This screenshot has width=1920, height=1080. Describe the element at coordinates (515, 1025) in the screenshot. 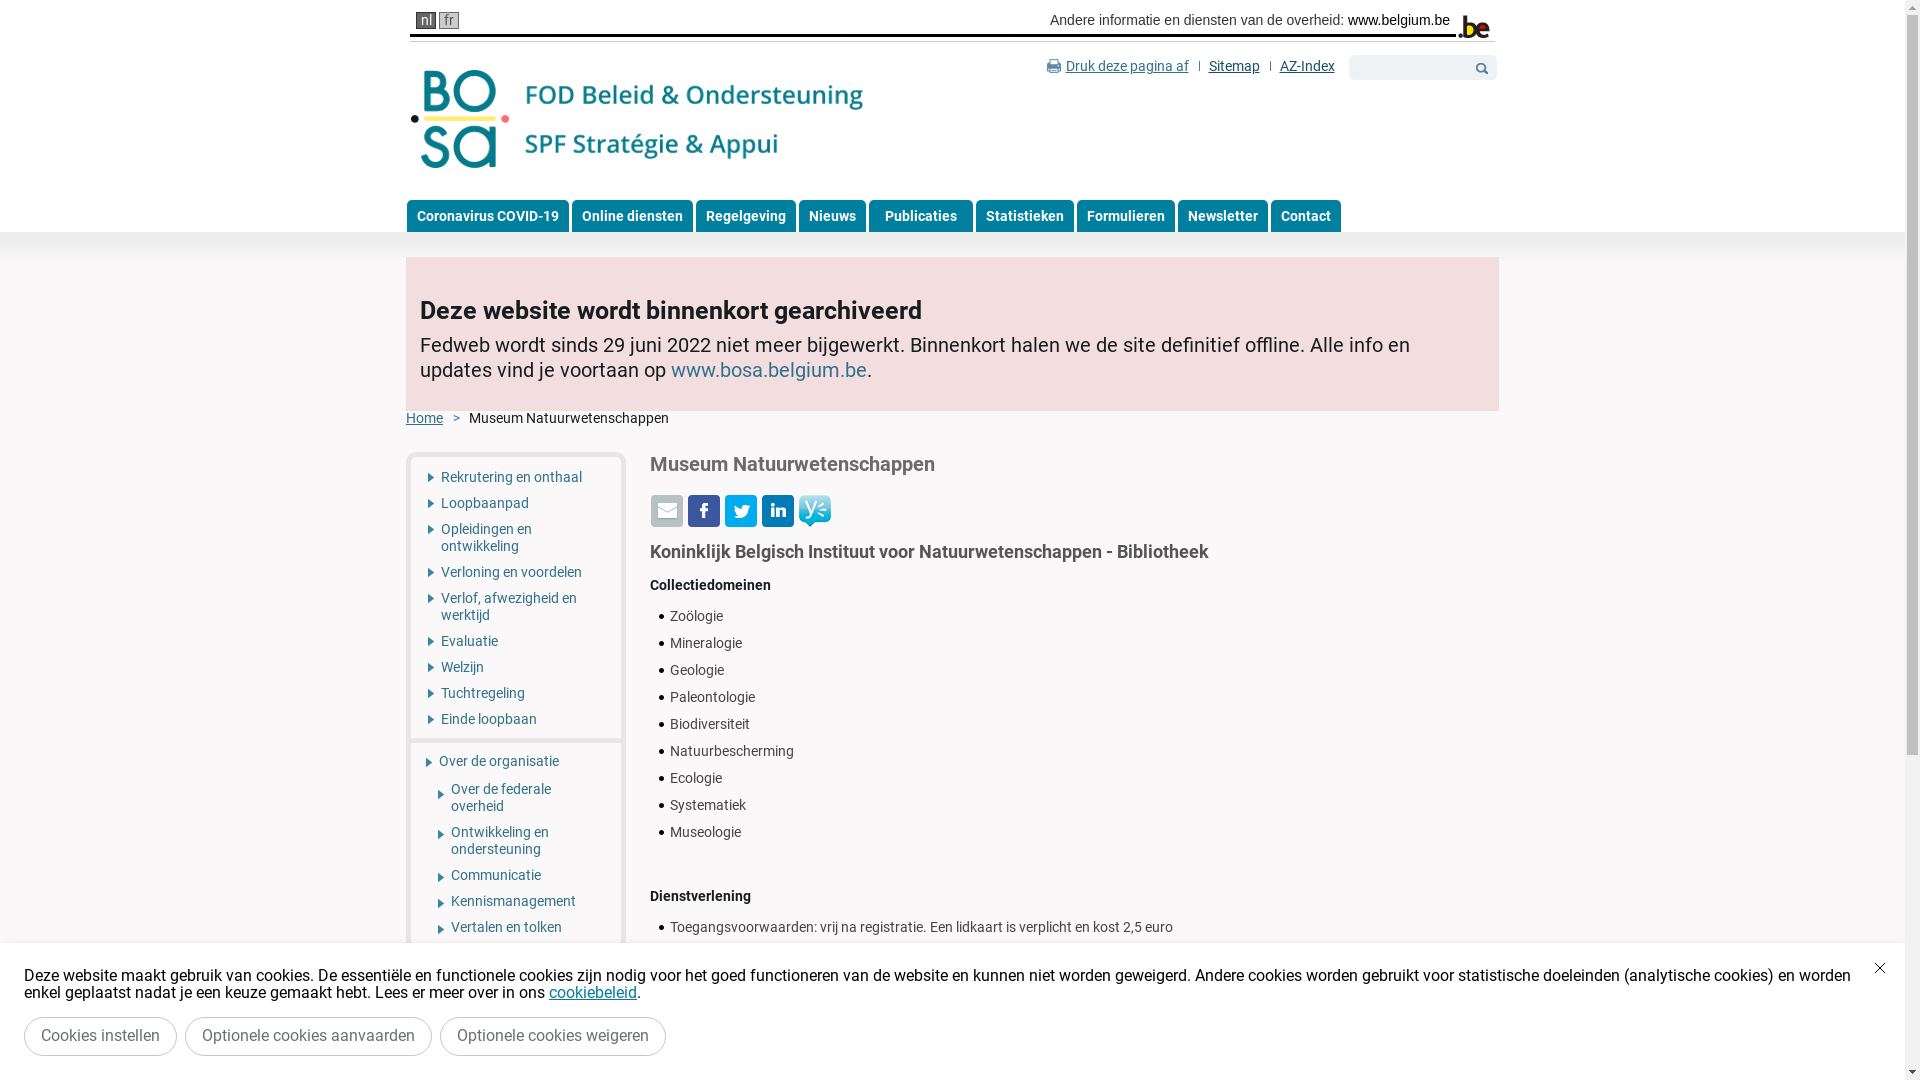

I see `'ICT'` at that location.